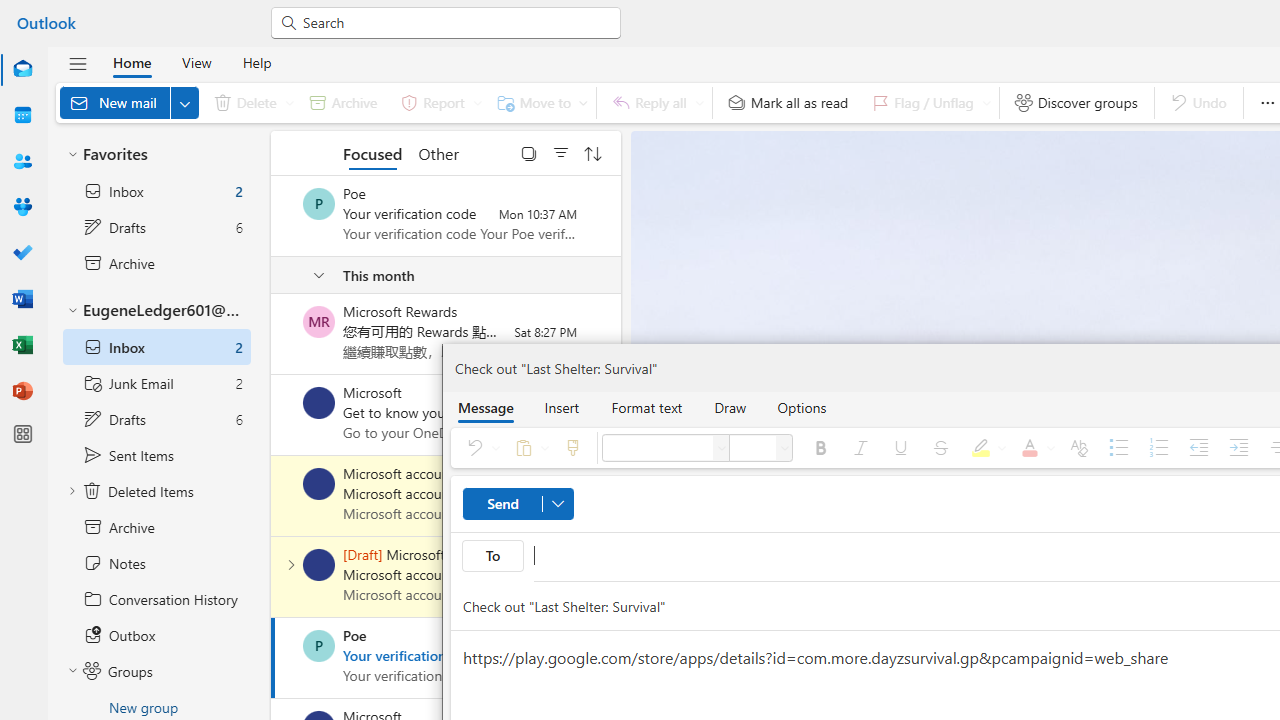 The image size is (1280, 720). What do you see at coordinates (23, 253) in the screenshot?
I see `'To Do'` at bounding box center [23, 253].